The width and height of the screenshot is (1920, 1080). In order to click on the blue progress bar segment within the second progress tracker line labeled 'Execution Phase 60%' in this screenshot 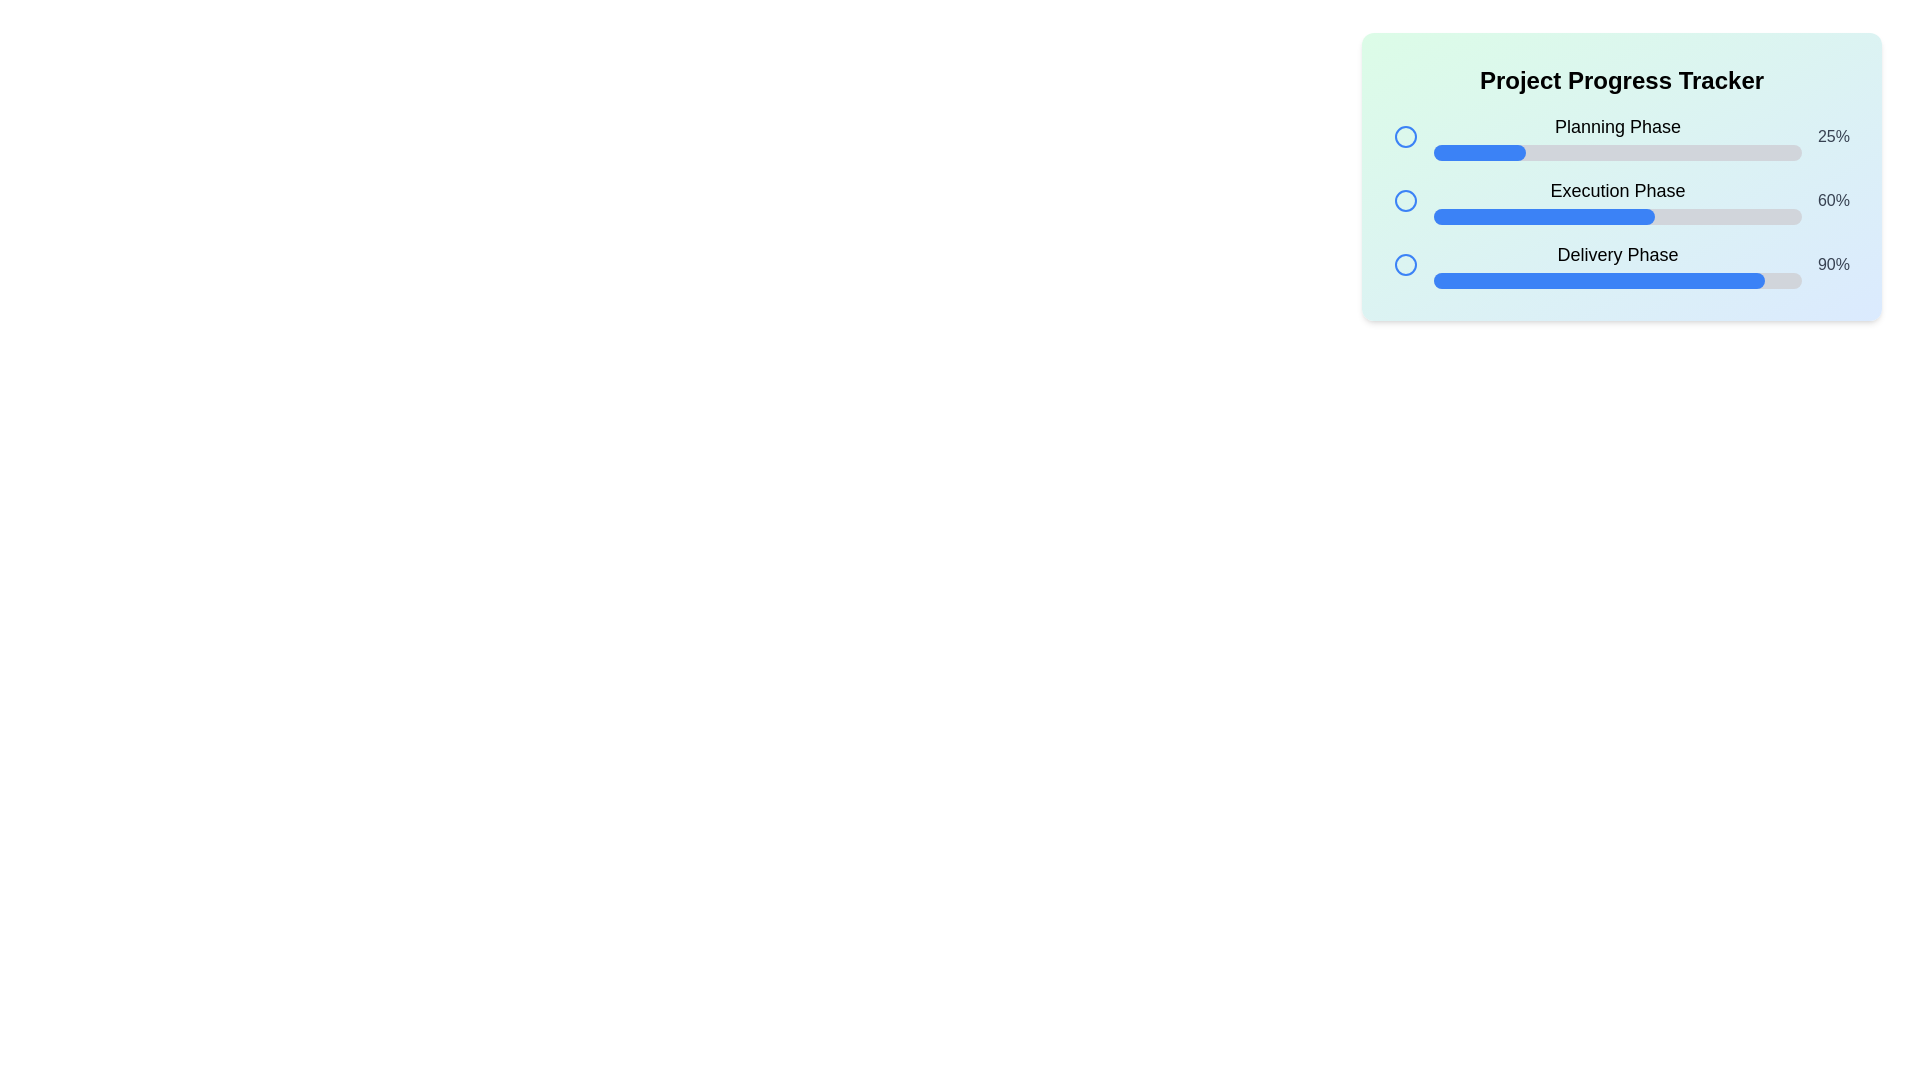, I will do `click(1543, 216)`.